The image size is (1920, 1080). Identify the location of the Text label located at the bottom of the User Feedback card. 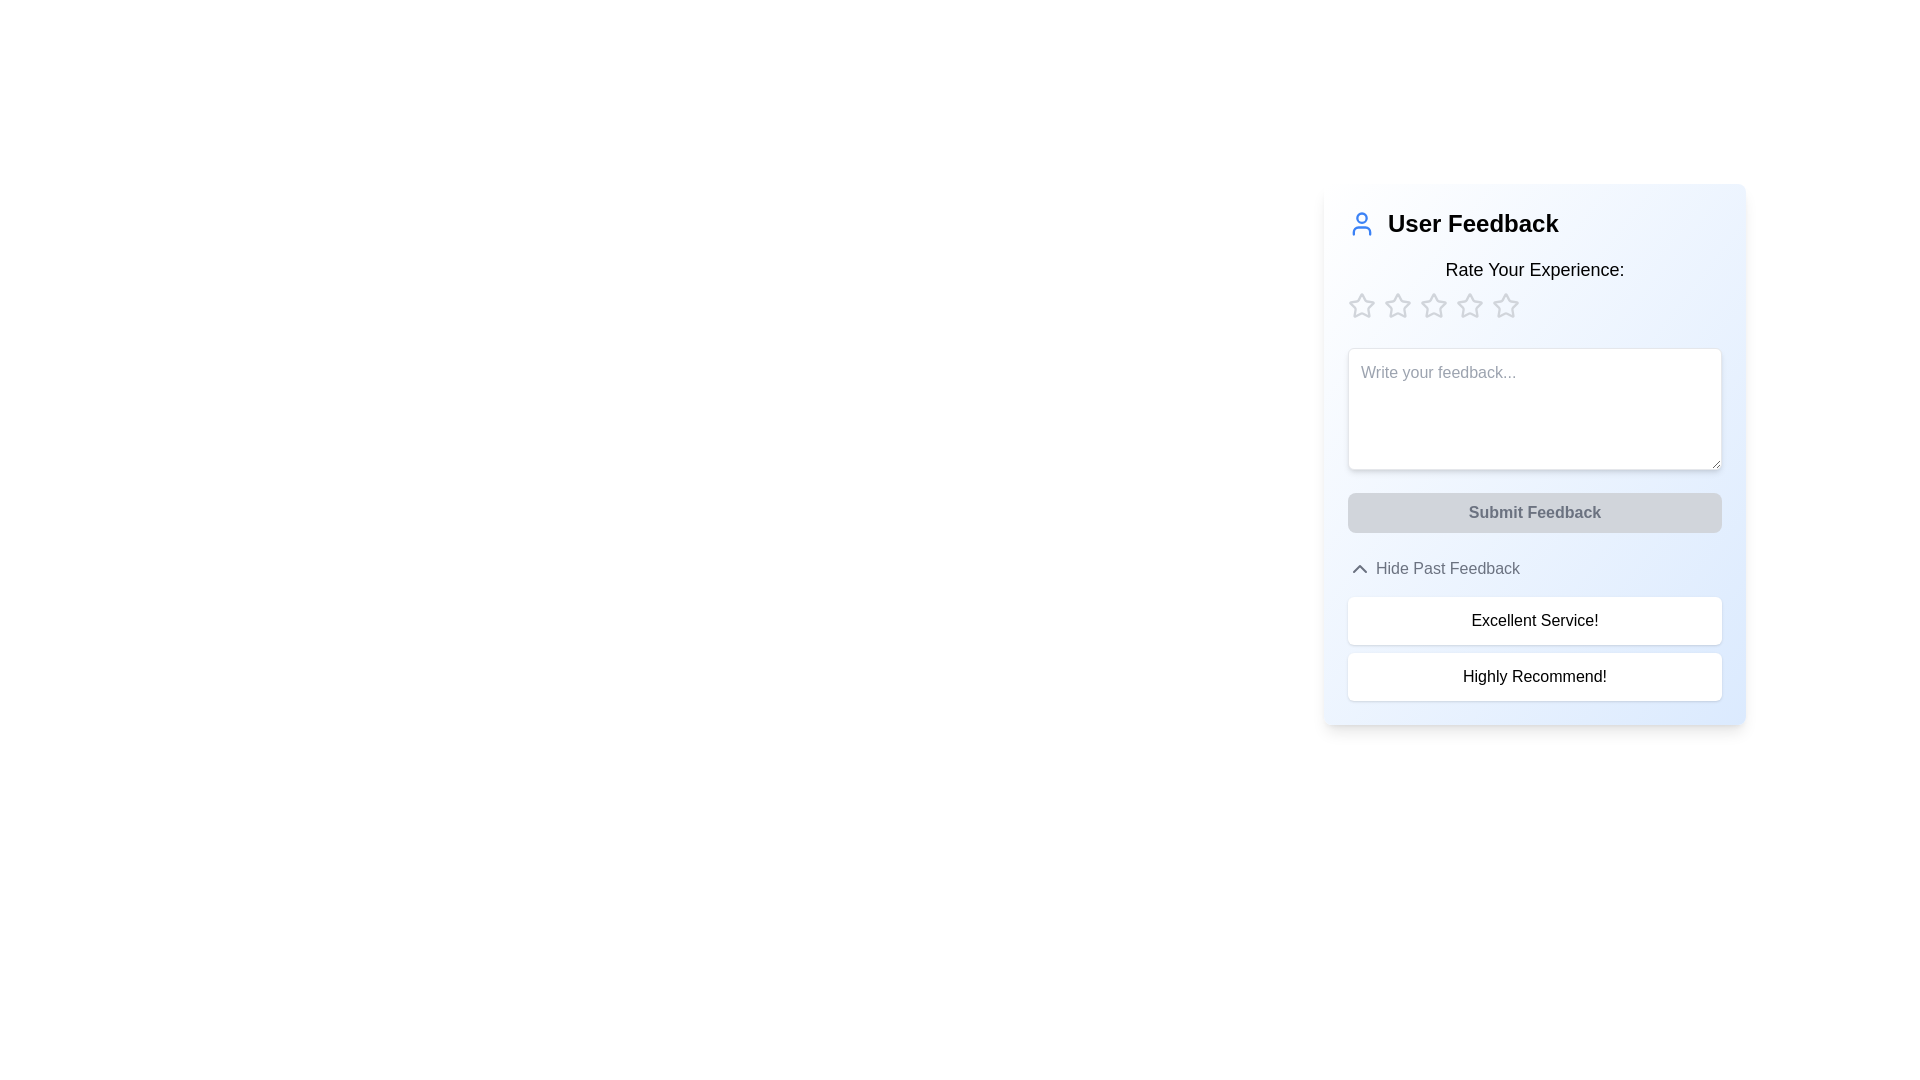
(1448, 569).